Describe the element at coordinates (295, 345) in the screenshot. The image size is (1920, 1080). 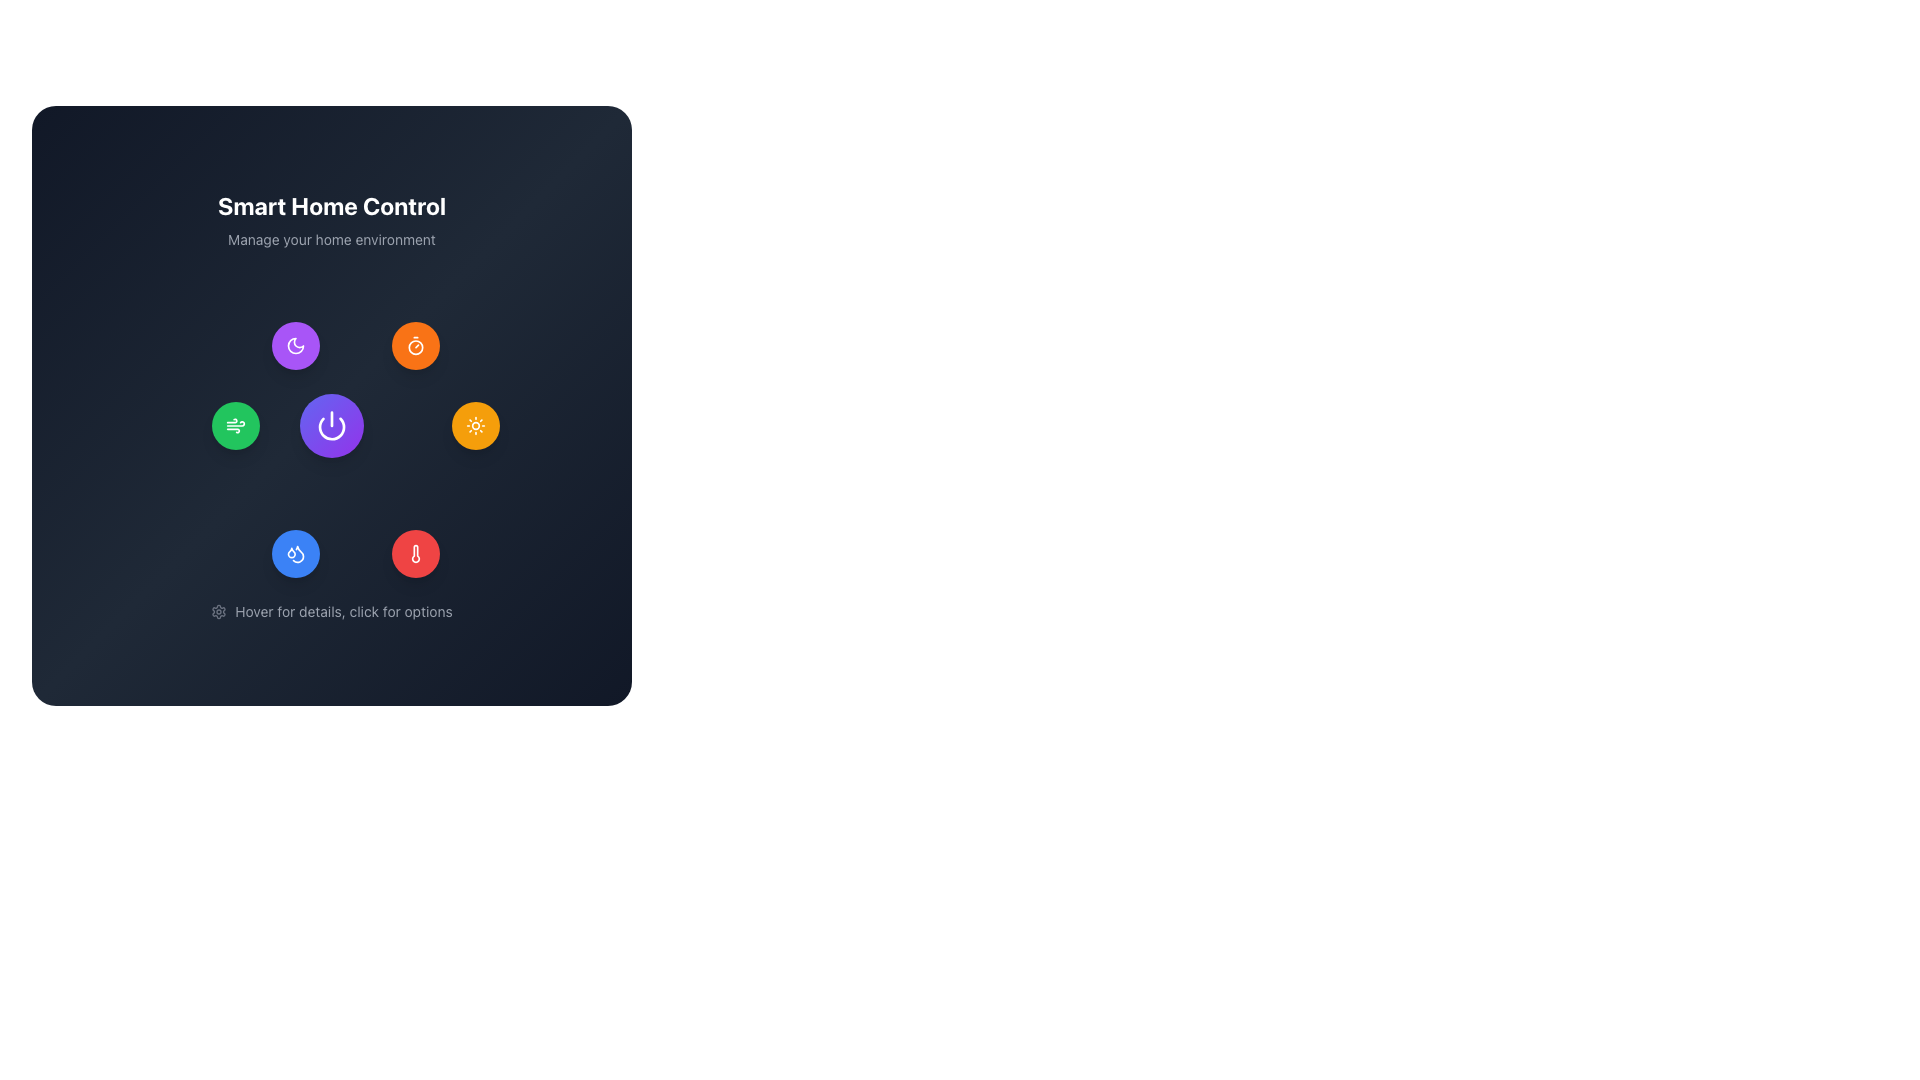
I see `the crescent moon graphical icon in the top-right corner of the interface` at that location.